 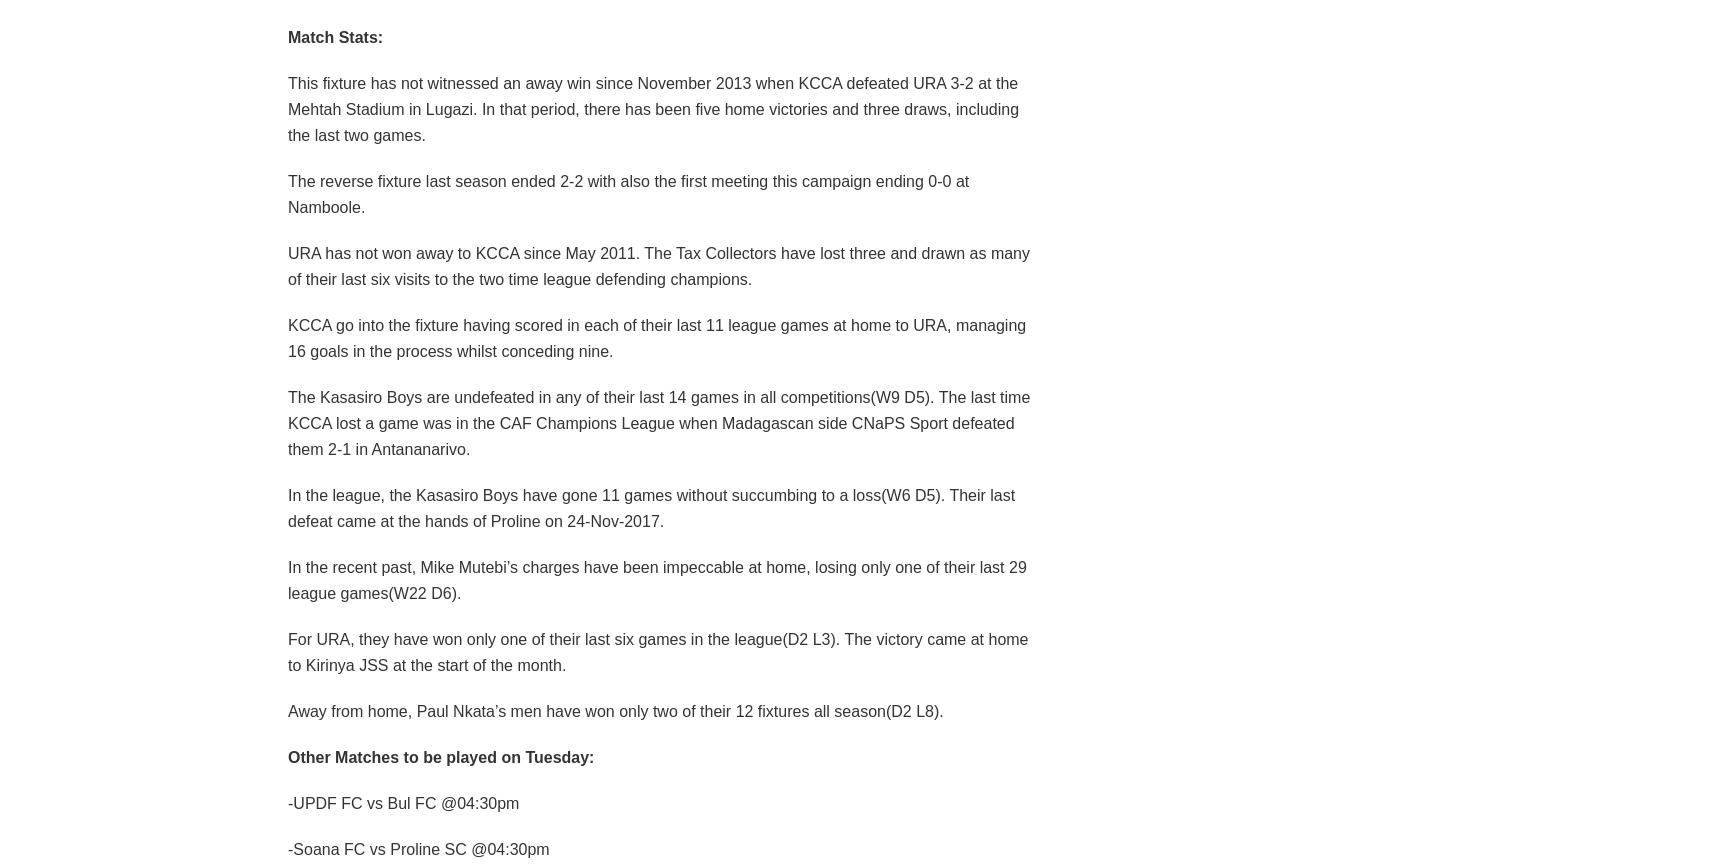 I want to click on 'For URA, they have won only one of their last six games in the league(D2 L3). The victory came at home to Kirinya JSS at the start of the month.', so click(x=286, y=650).